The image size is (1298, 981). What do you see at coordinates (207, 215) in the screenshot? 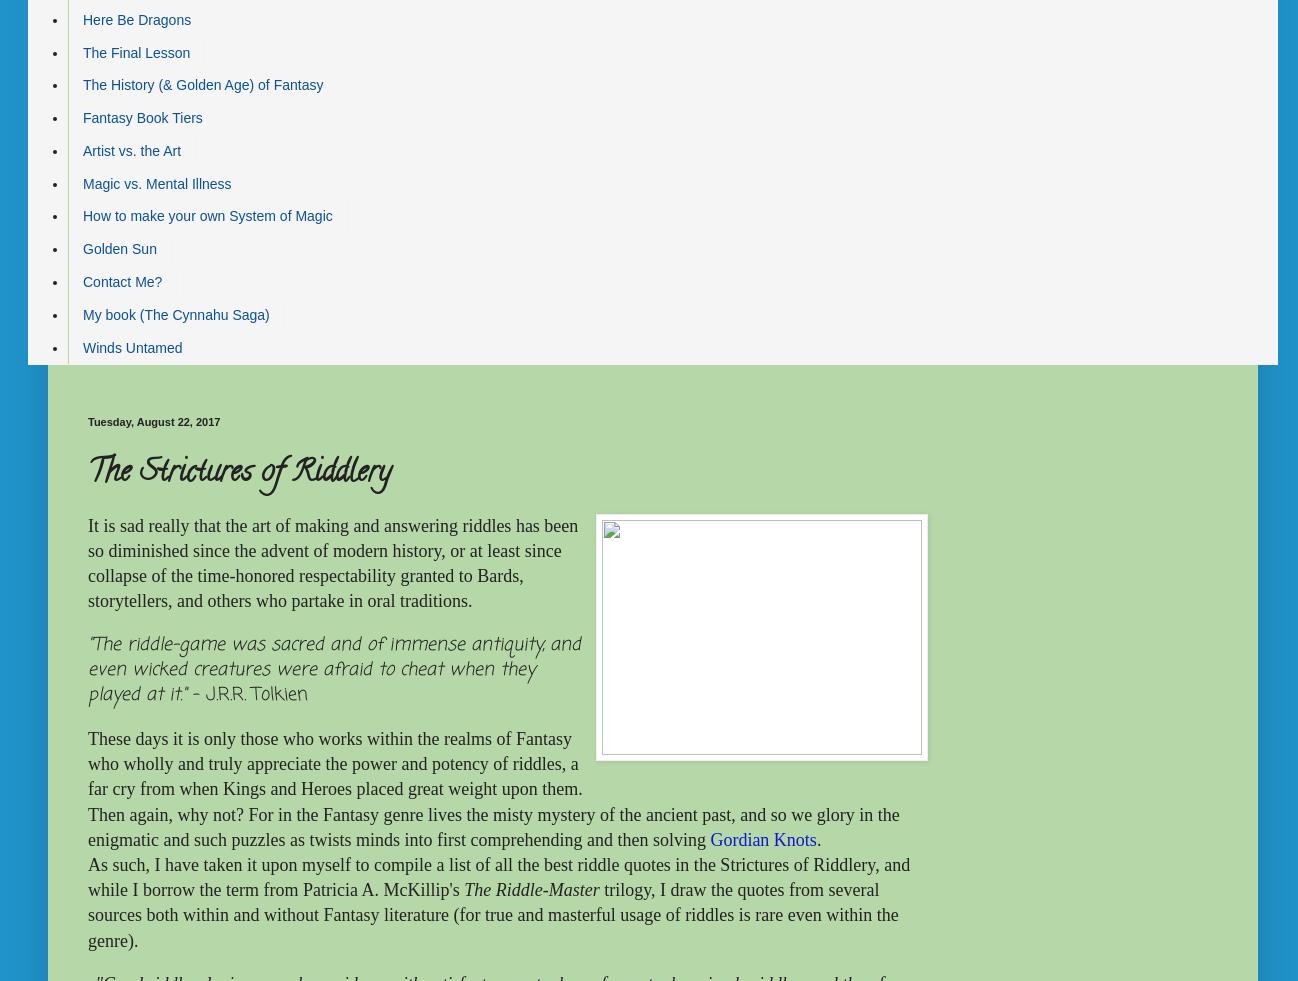
I see `'How to make your own System of Magic'` at bounding box center [207, 215].